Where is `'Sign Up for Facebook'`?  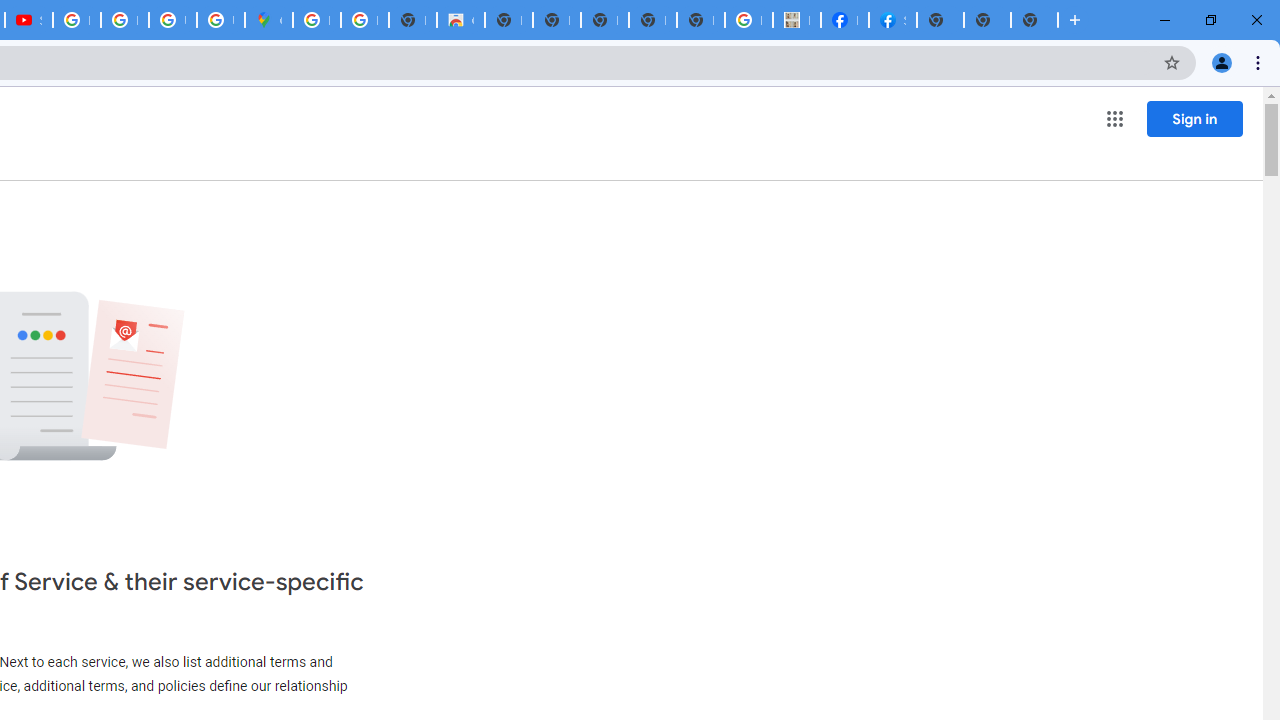 'Sign Up for Facebook' is located at coordinates (891, 20).